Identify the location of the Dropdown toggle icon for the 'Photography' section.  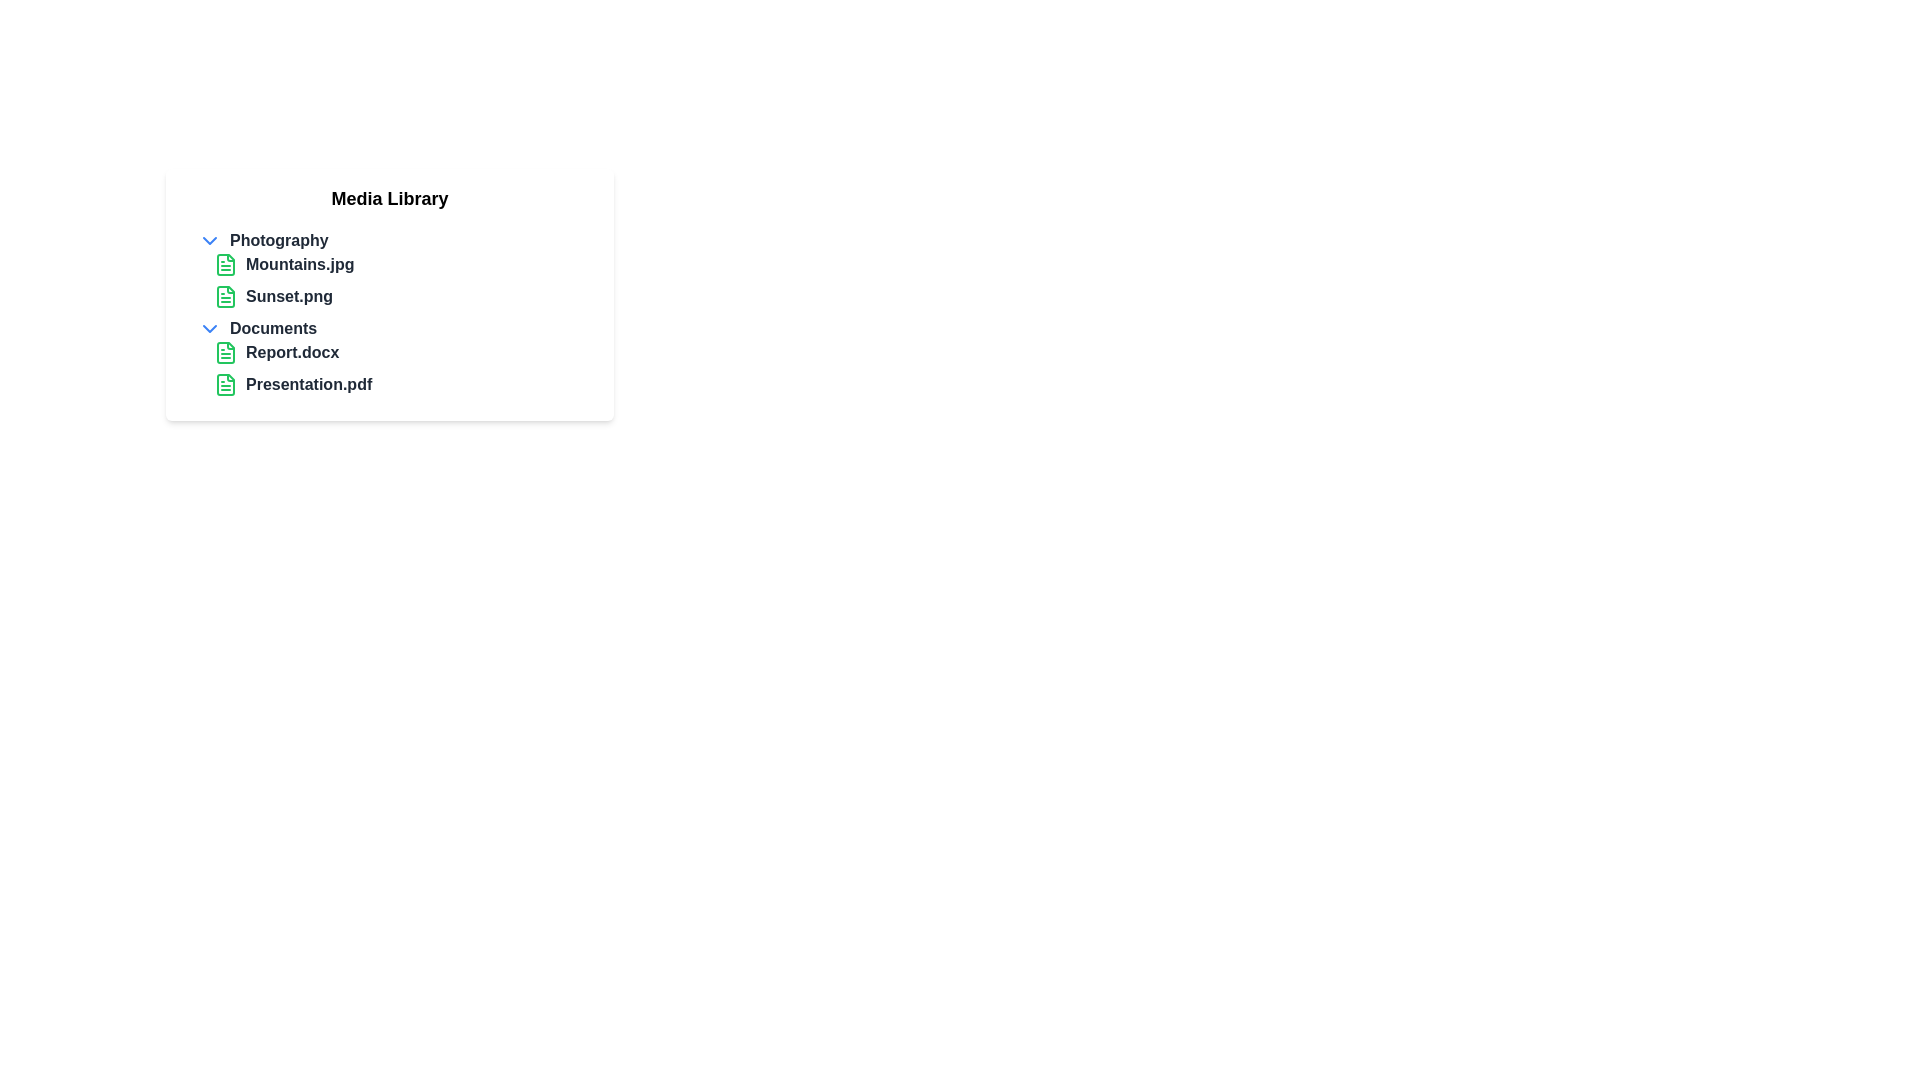
(210, 239).